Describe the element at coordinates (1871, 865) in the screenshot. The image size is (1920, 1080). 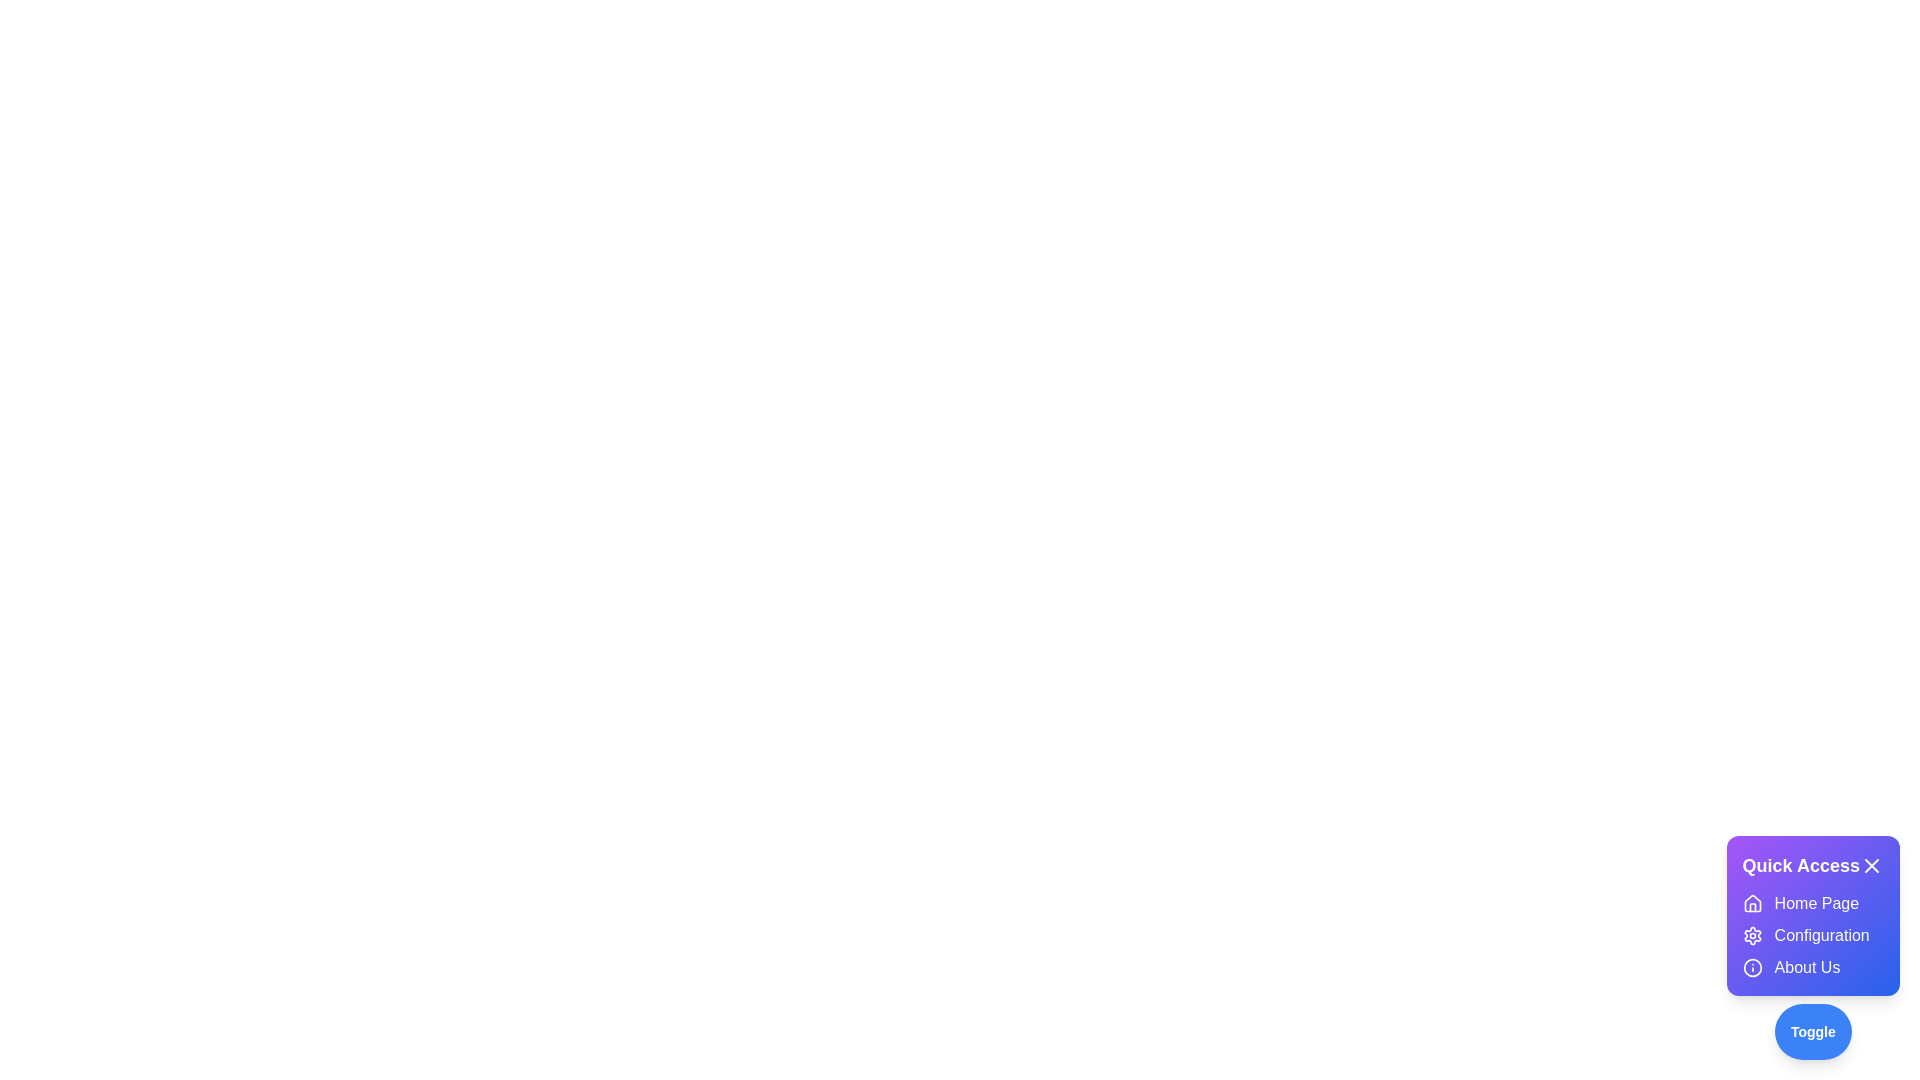
I see `the close button located at the top-right corner of the 'Quick Access' panel` at that location.